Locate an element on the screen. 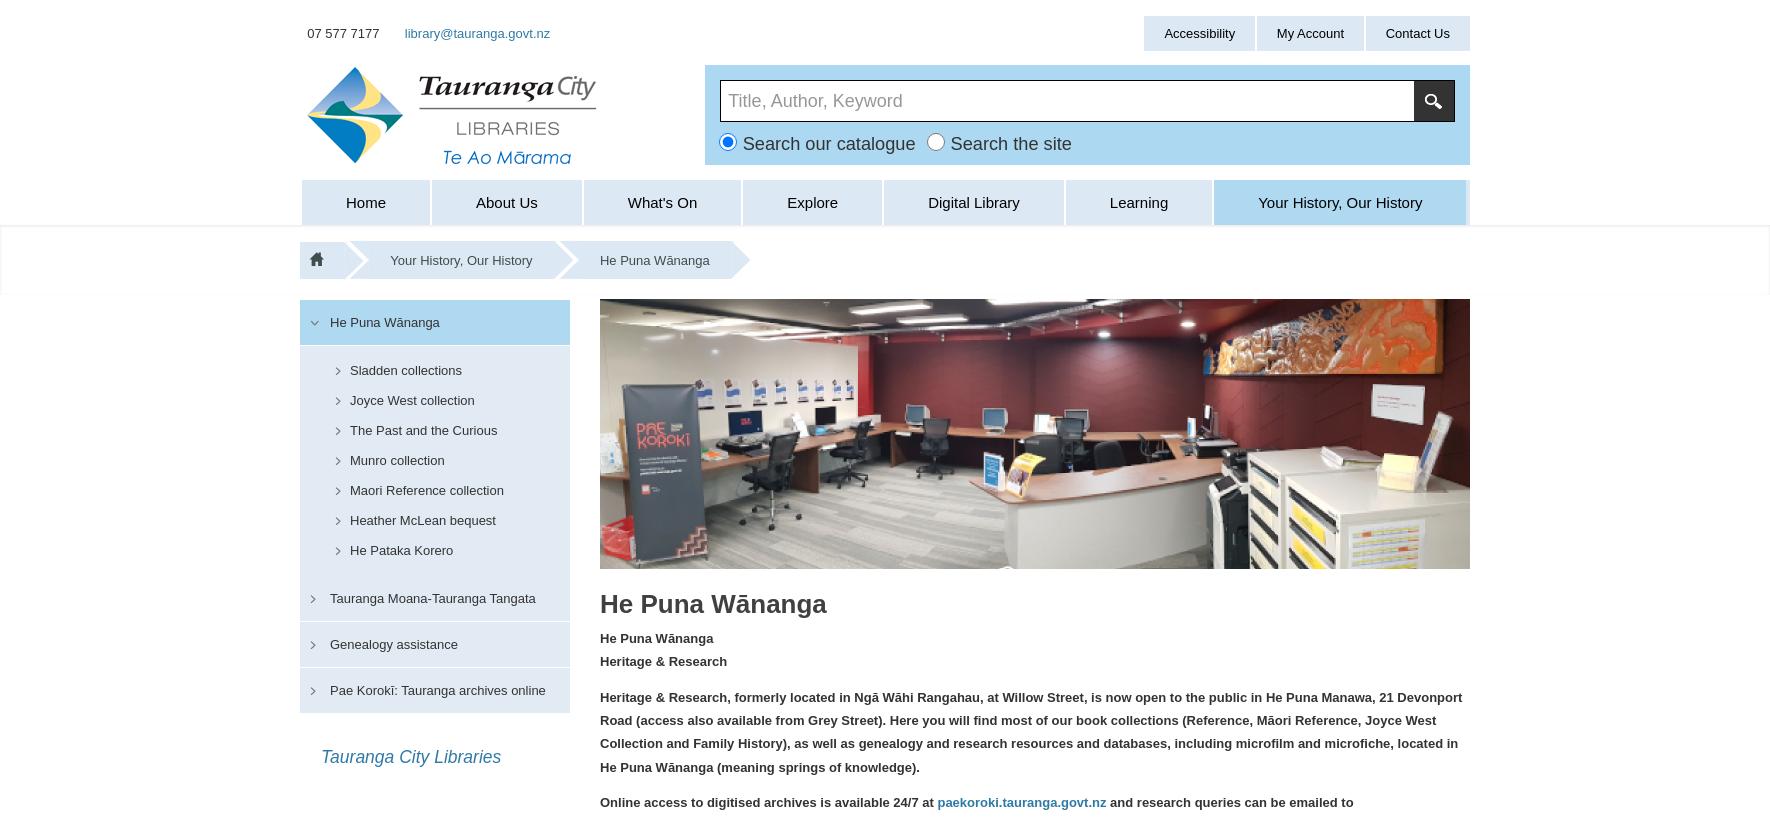  'Your History, Our History' is located at coordinates (388, 260).